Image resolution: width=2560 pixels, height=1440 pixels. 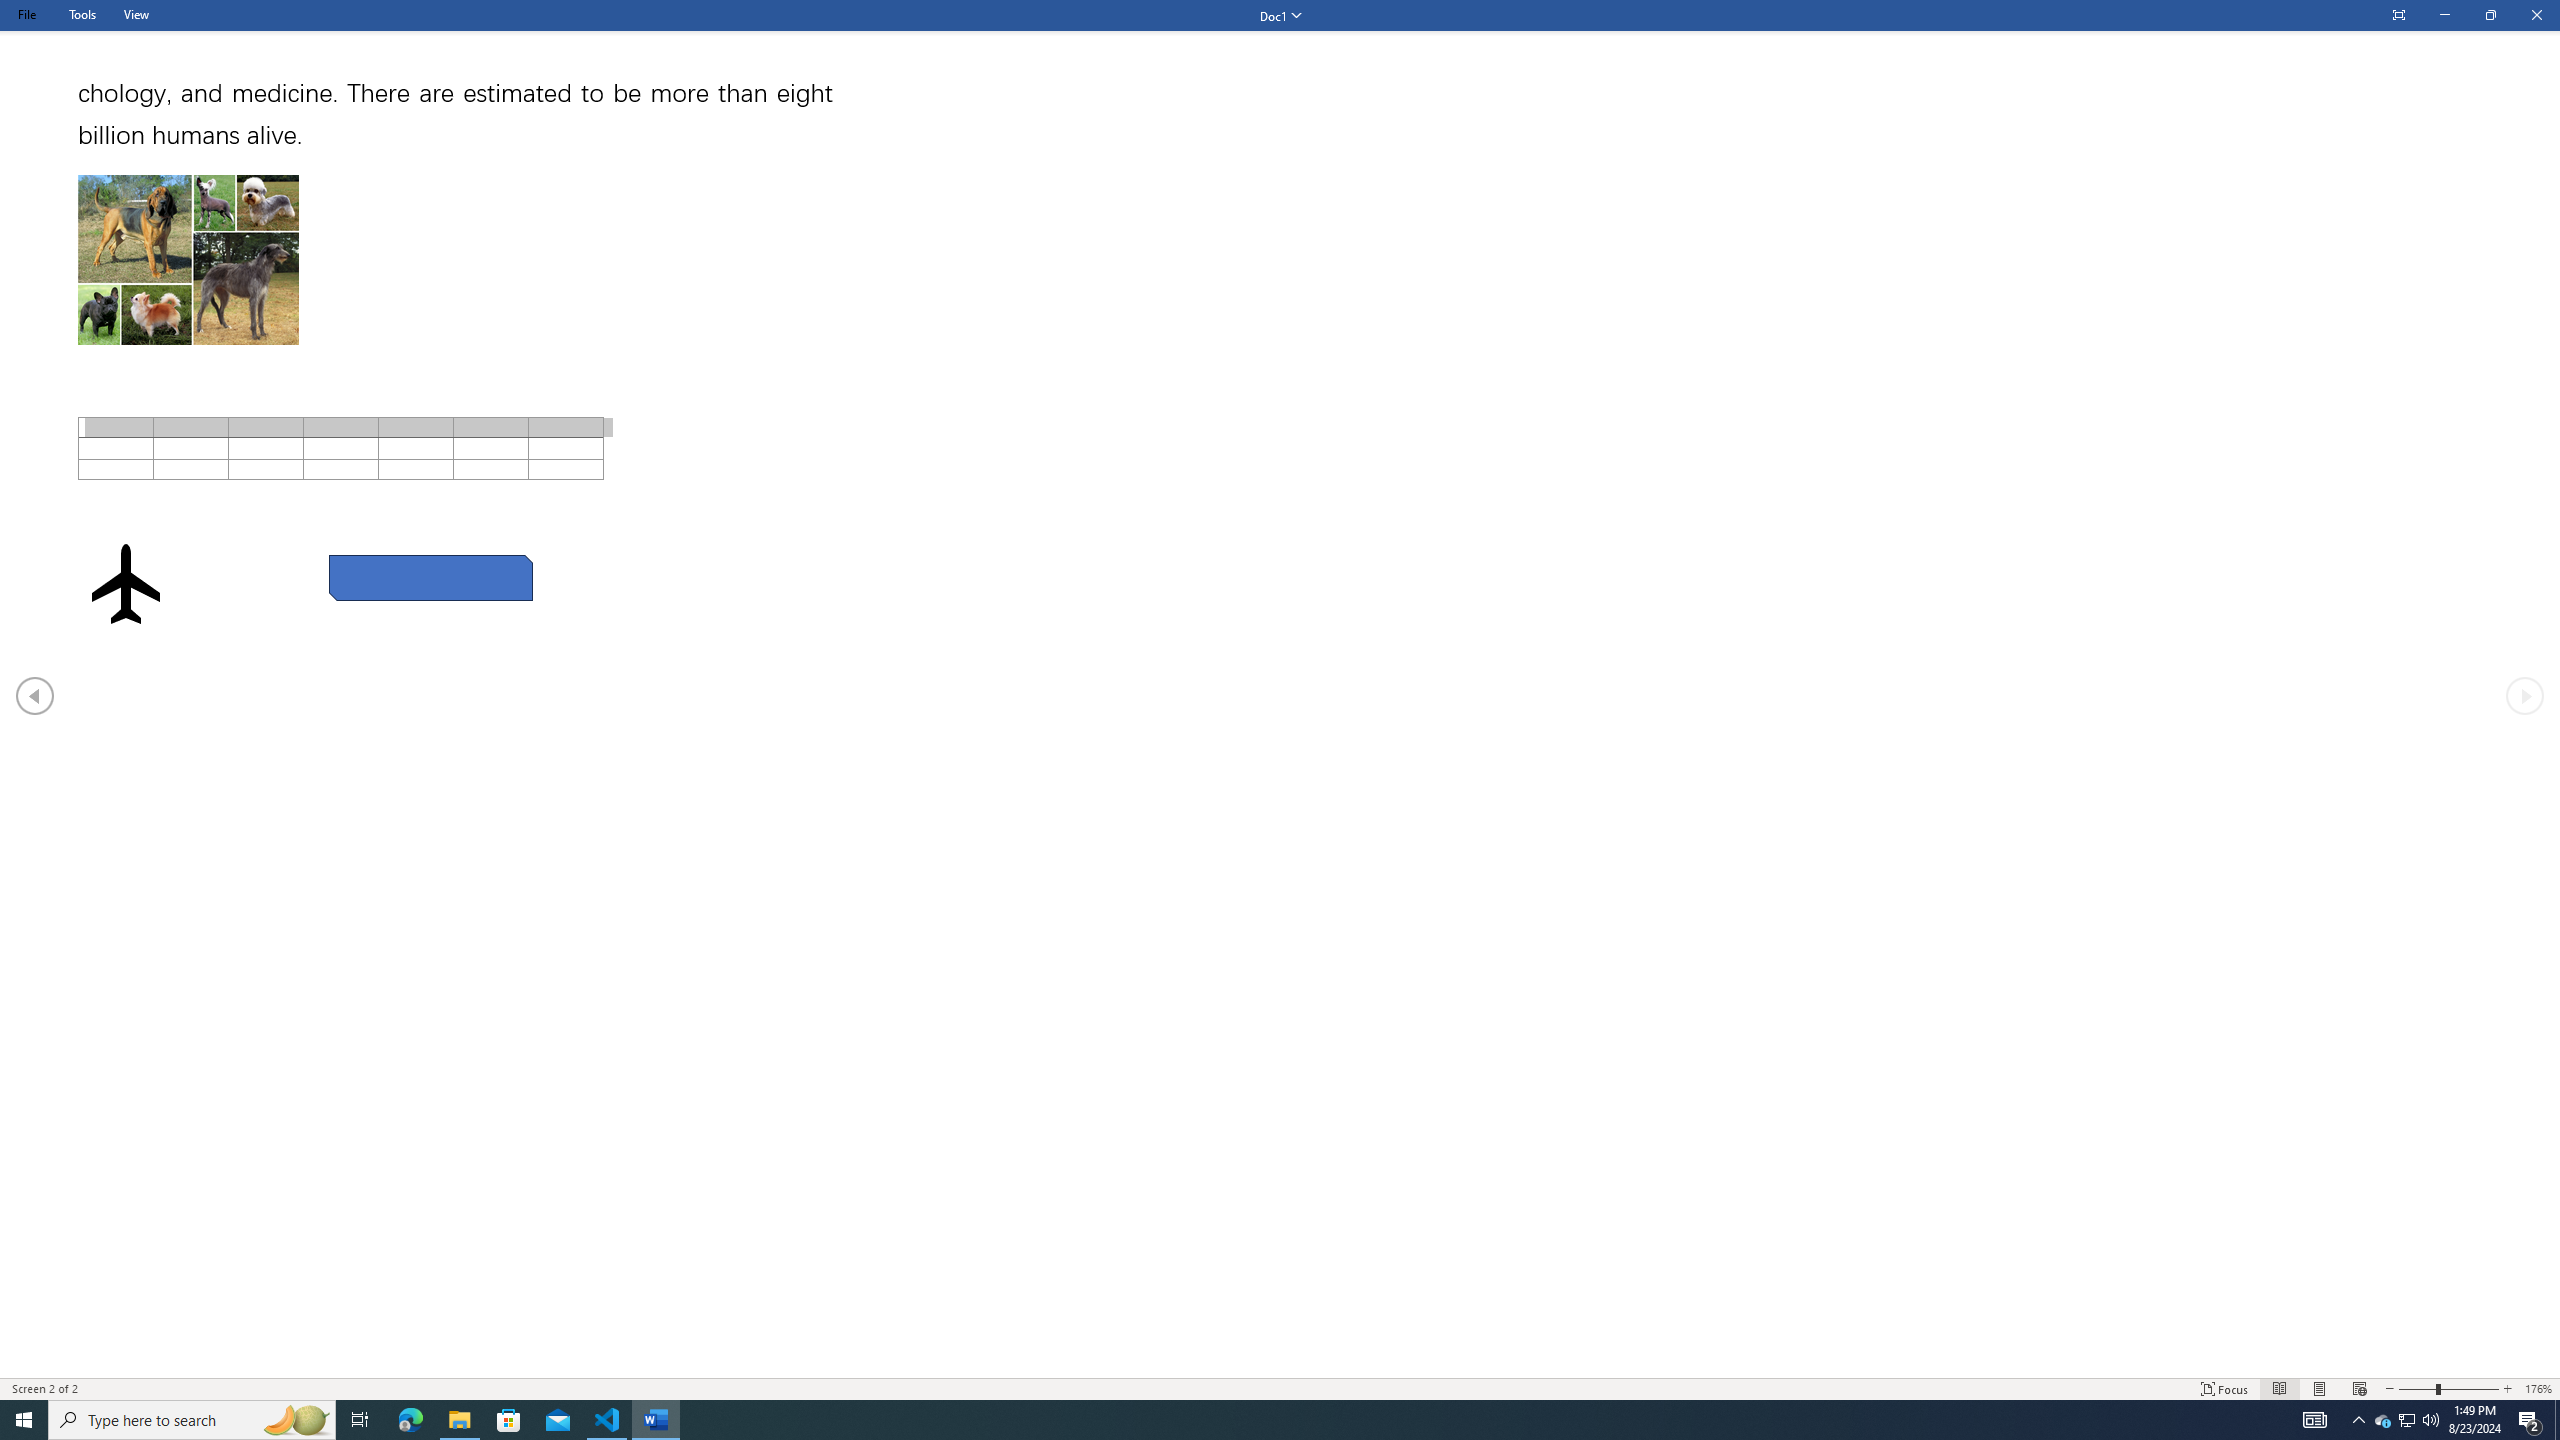 I want to click on 'Restore Down', so click(x=2490, y=15).